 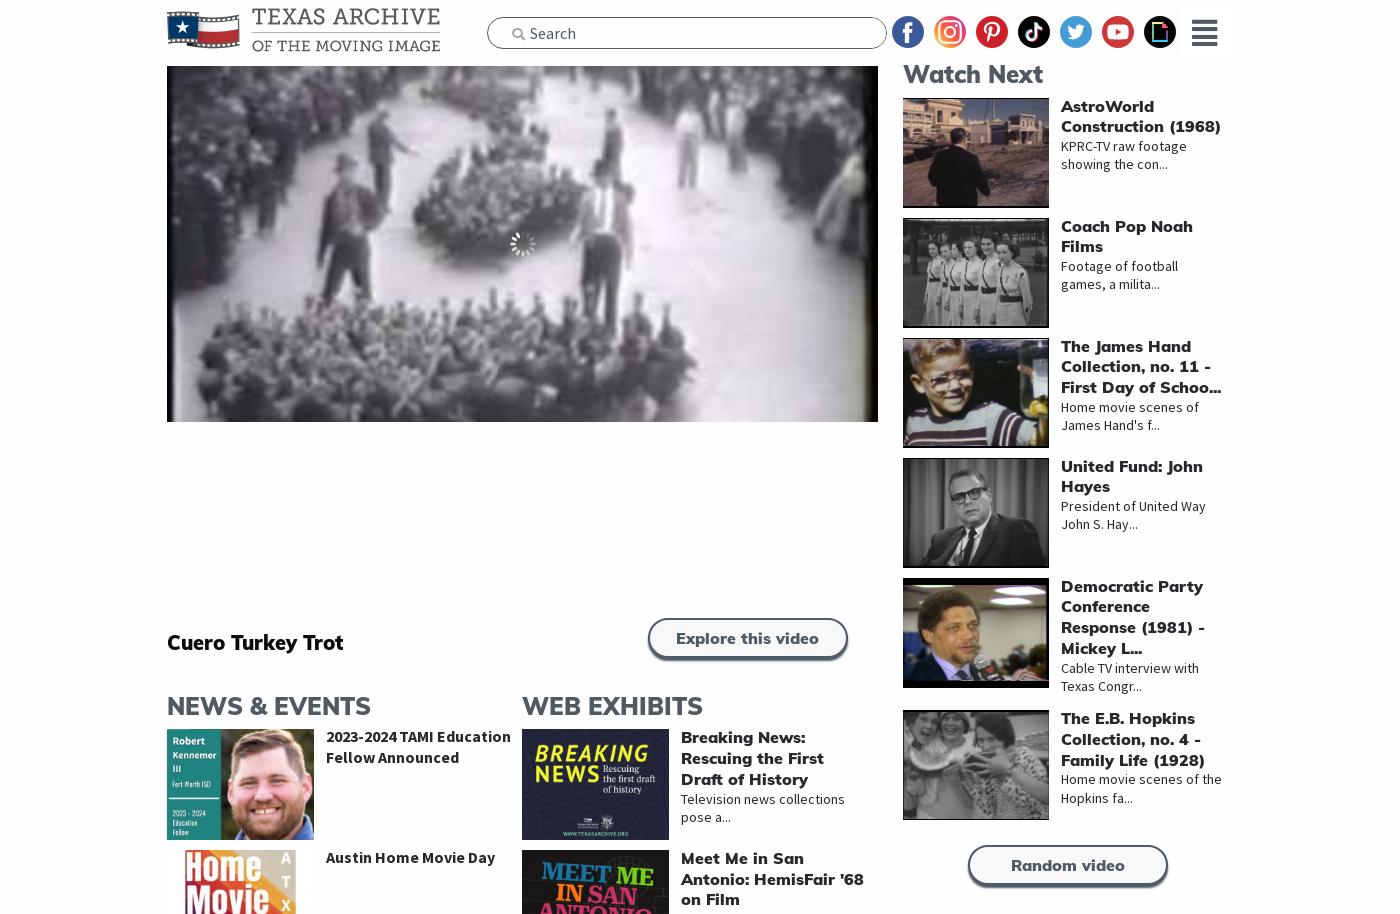 What do you see at coordinates (410, 855) in the screenshot?
I see `'Austin Home Movie Day'` at bounding box center [410, 855].